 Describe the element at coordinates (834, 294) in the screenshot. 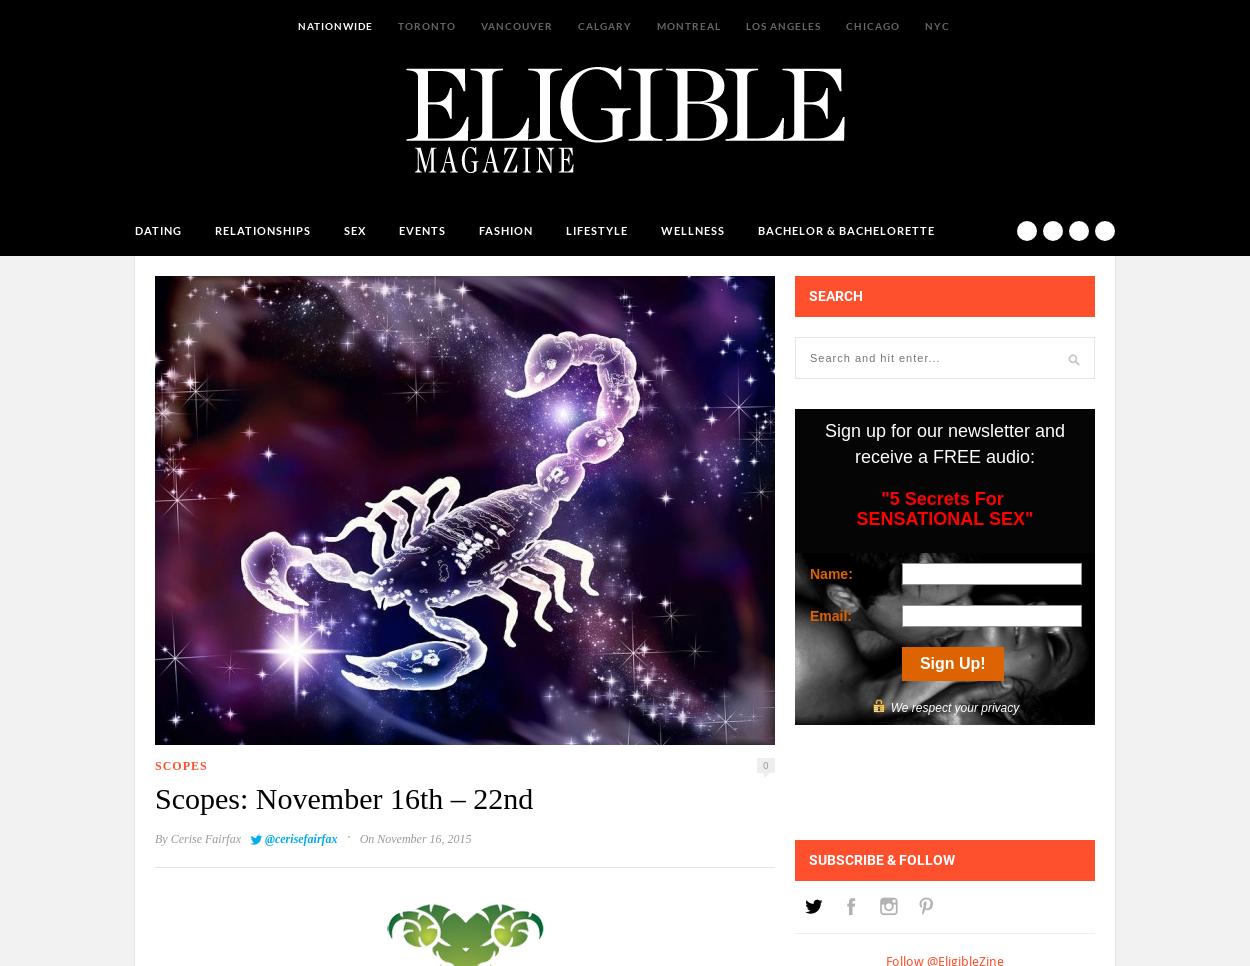

I see `'Search'` at that location.